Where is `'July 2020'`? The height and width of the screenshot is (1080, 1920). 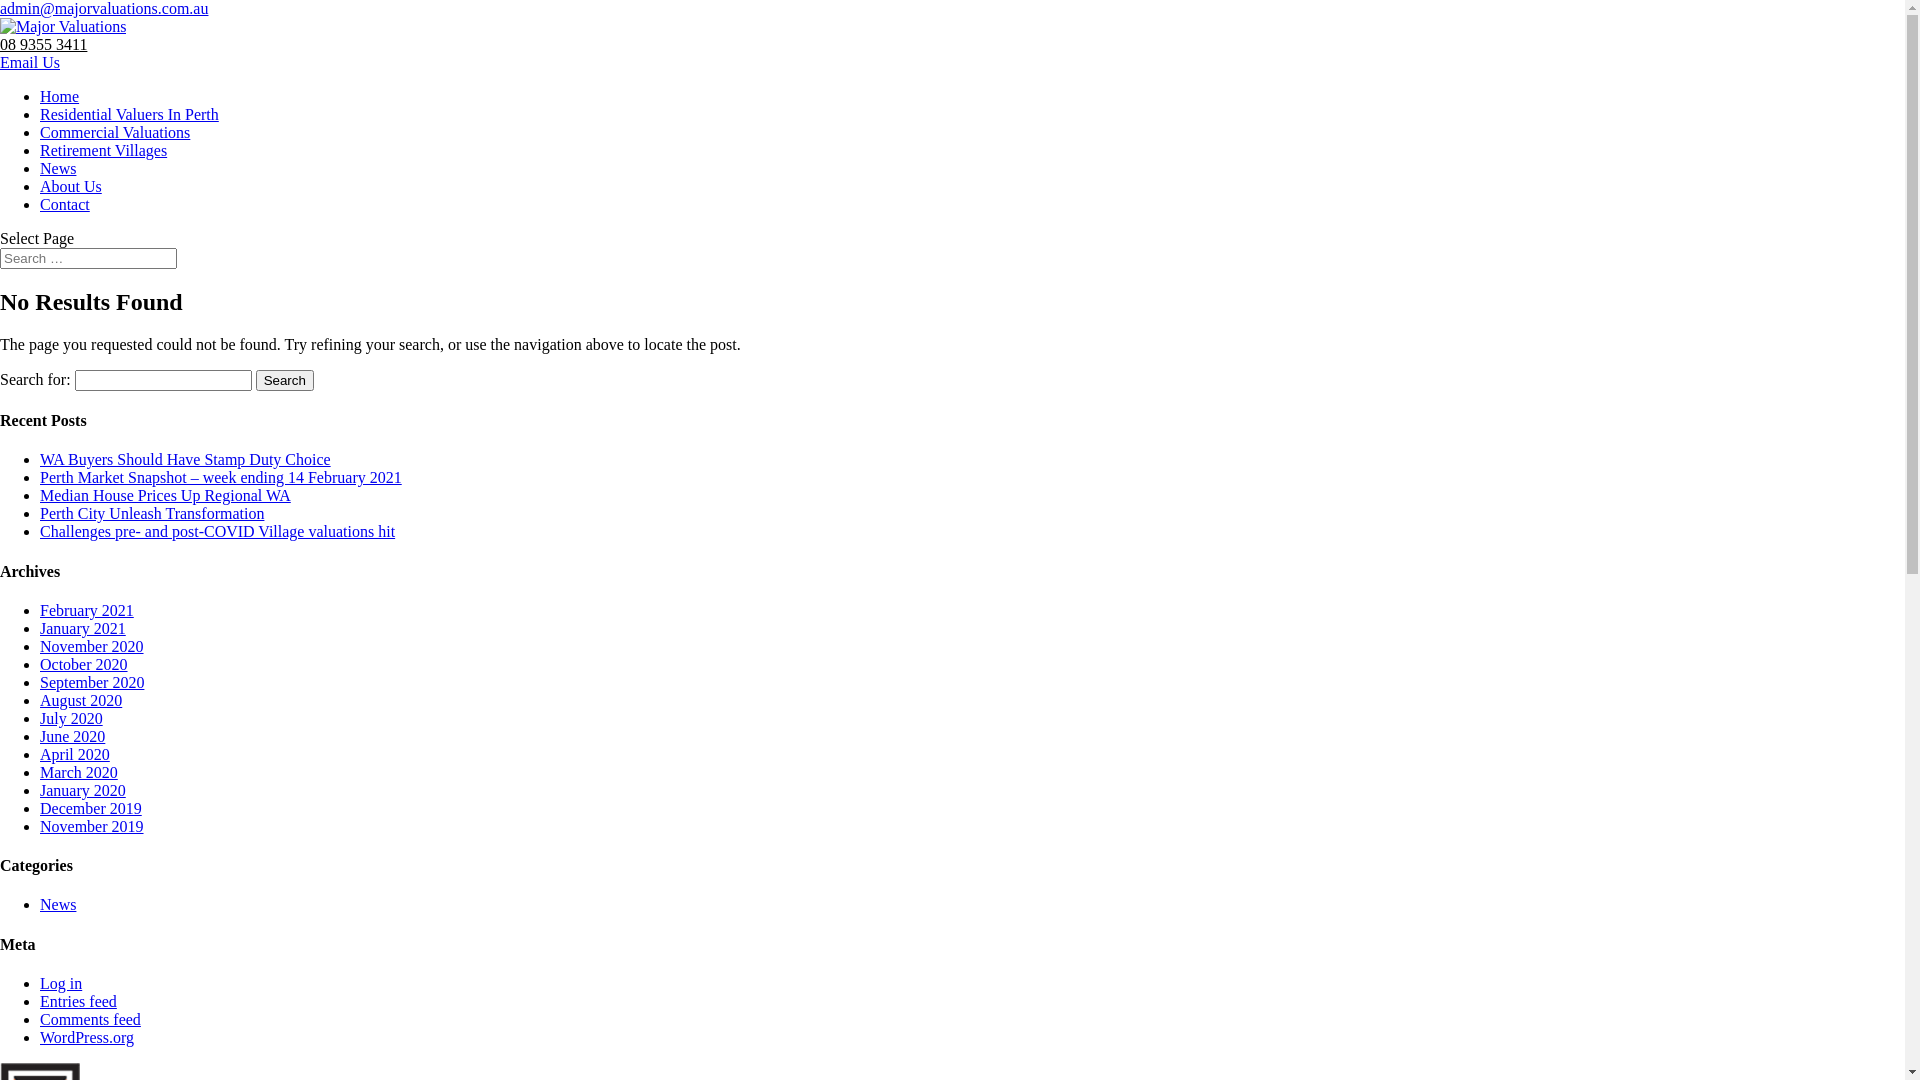 'July 2020' is located at coordinates (71, 717).